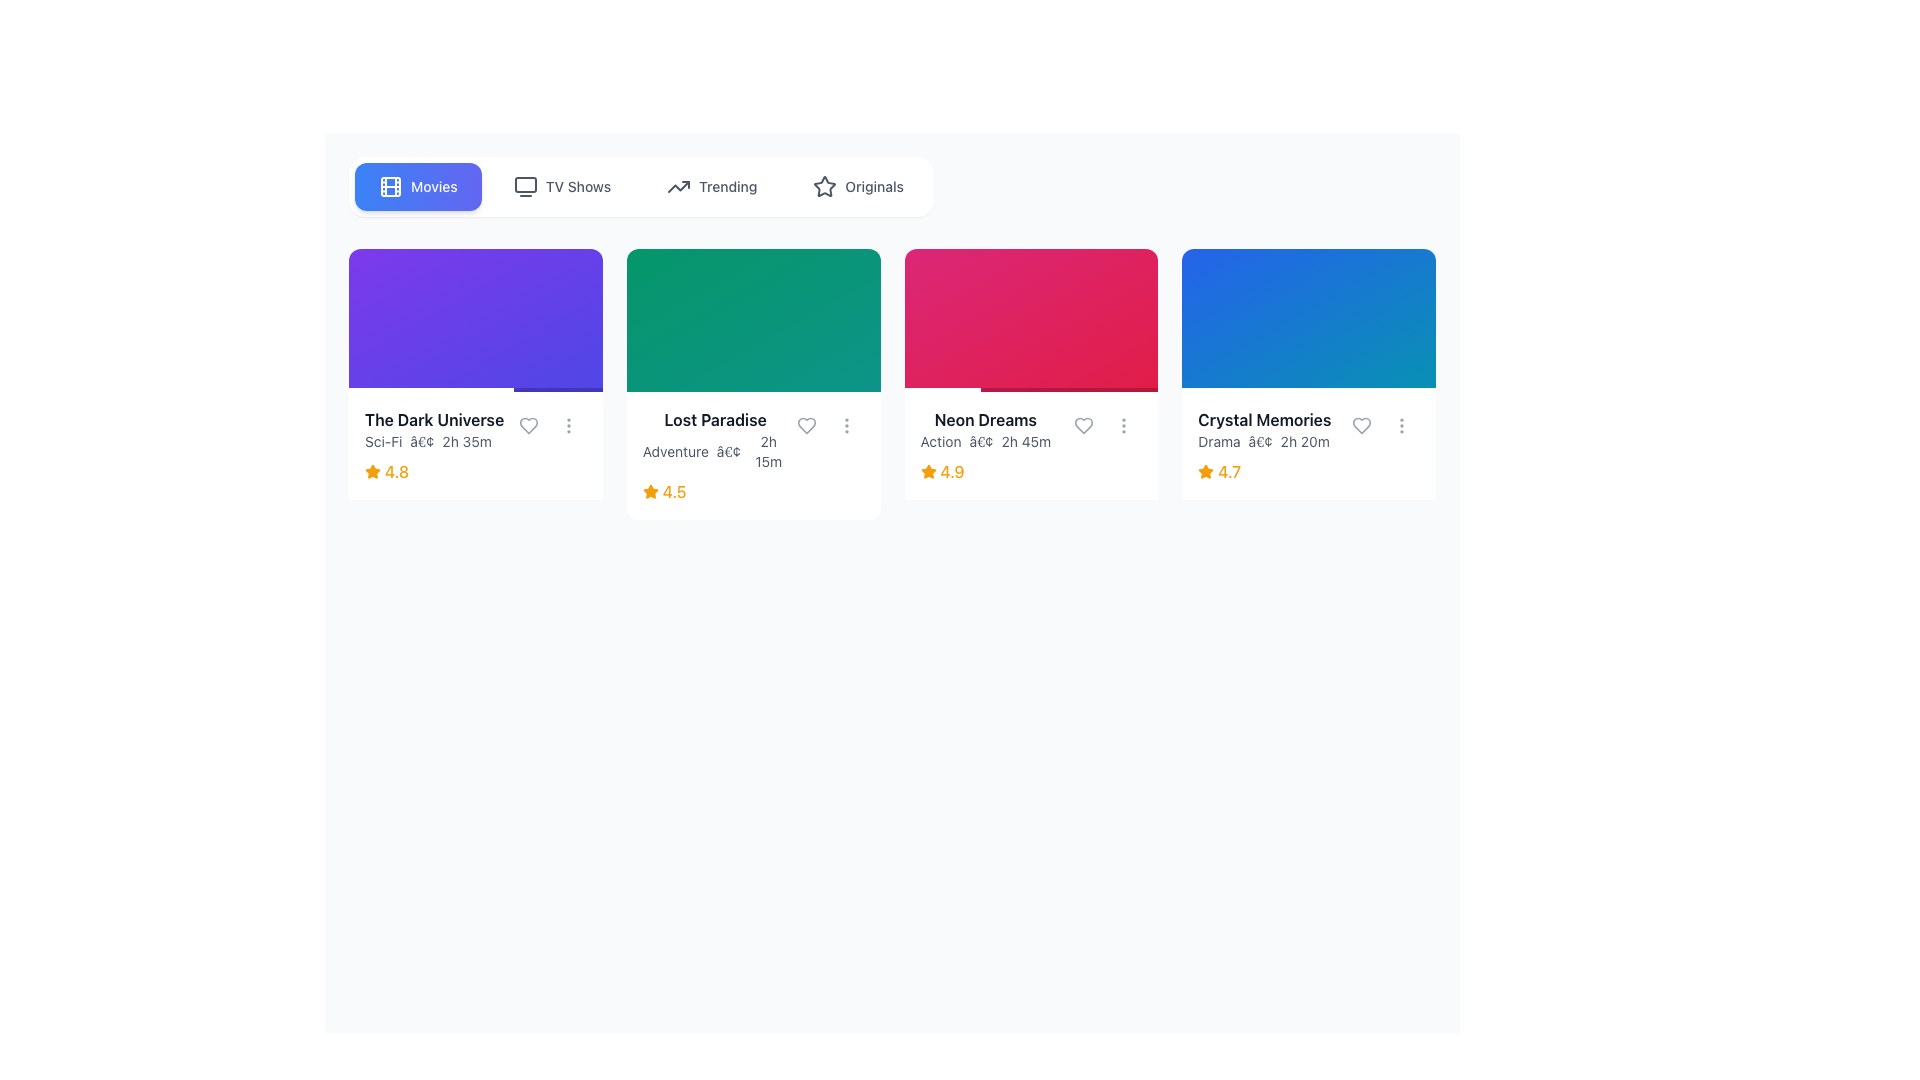  What do you see at coordinates (1309, 428) in the screenshot?
I see `text displayed in the 'Crystal Memories' movie card, which includes the title in bold dark text and additional details in smaller gray text` at bounding box center [1309, 428].